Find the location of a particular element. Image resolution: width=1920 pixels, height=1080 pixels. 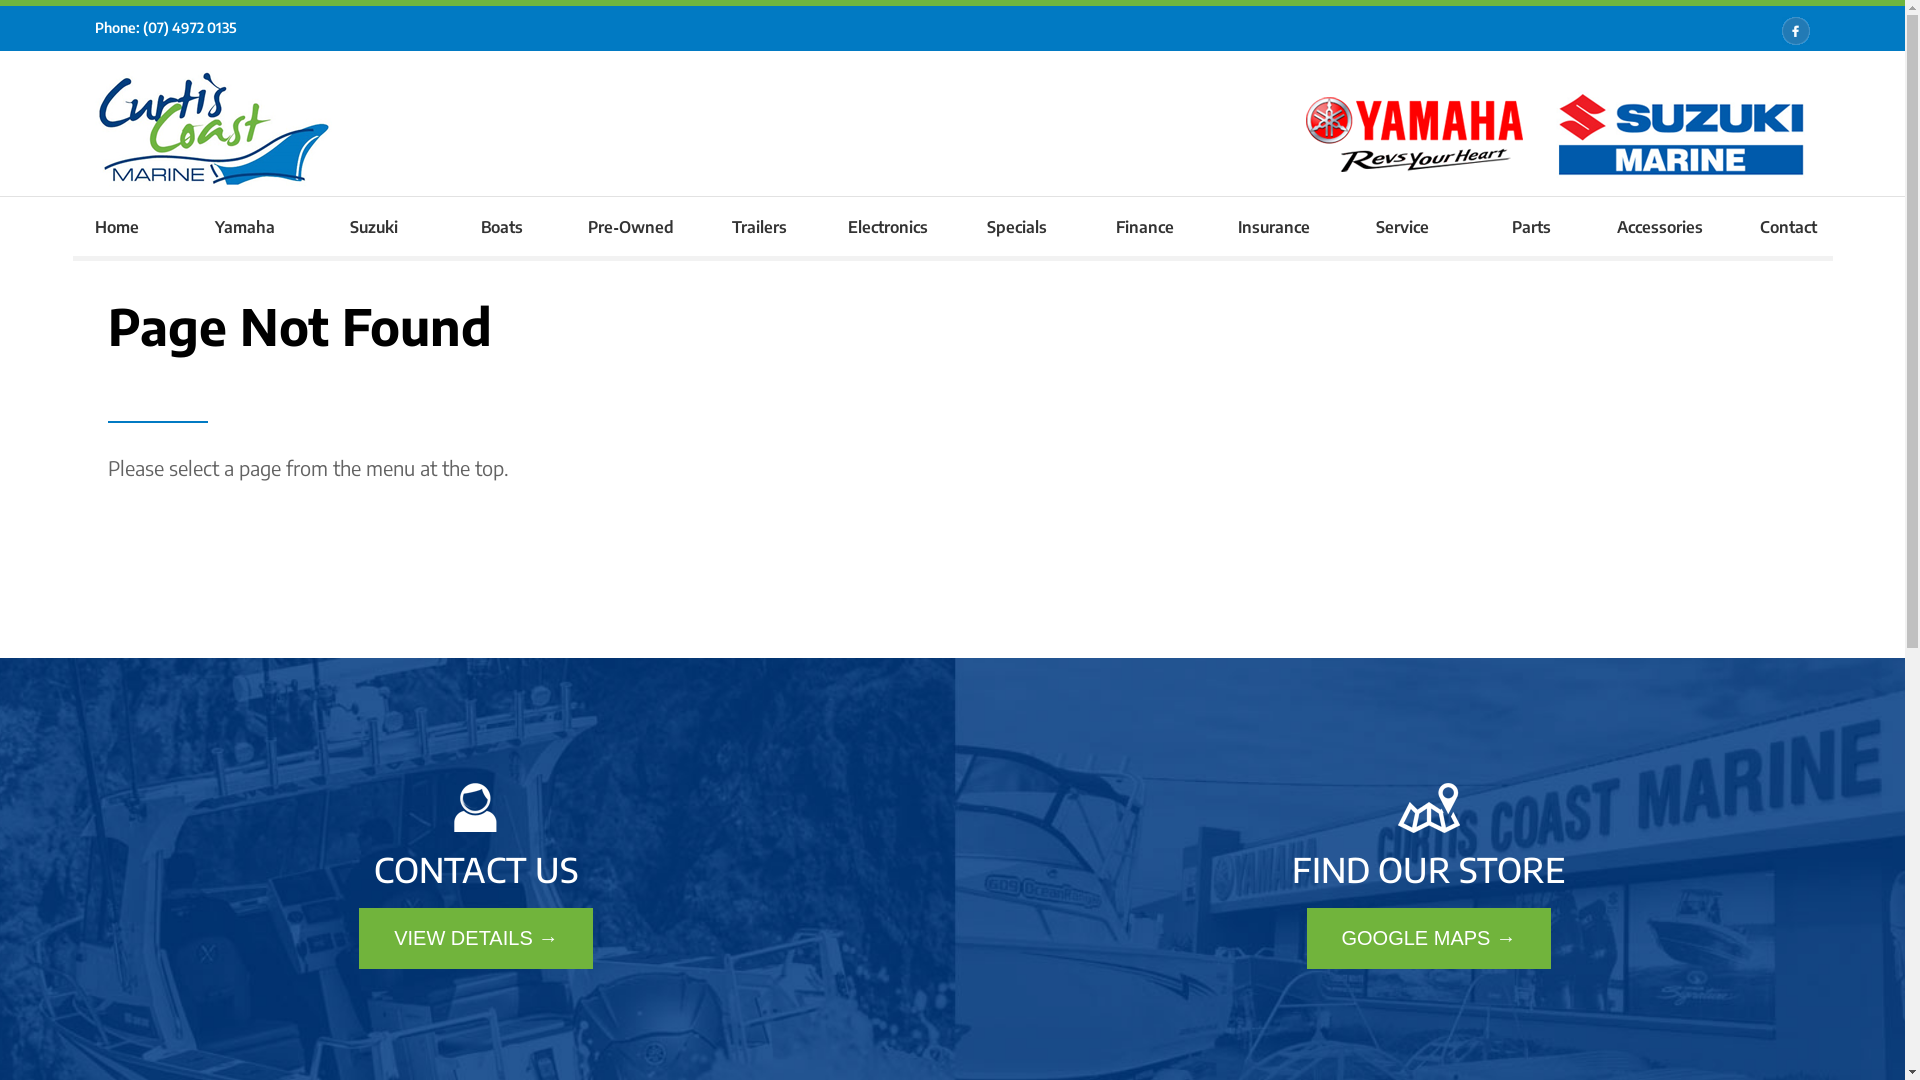

'Phone: (07) 4972 0135' is located at coordinates (94, 27).